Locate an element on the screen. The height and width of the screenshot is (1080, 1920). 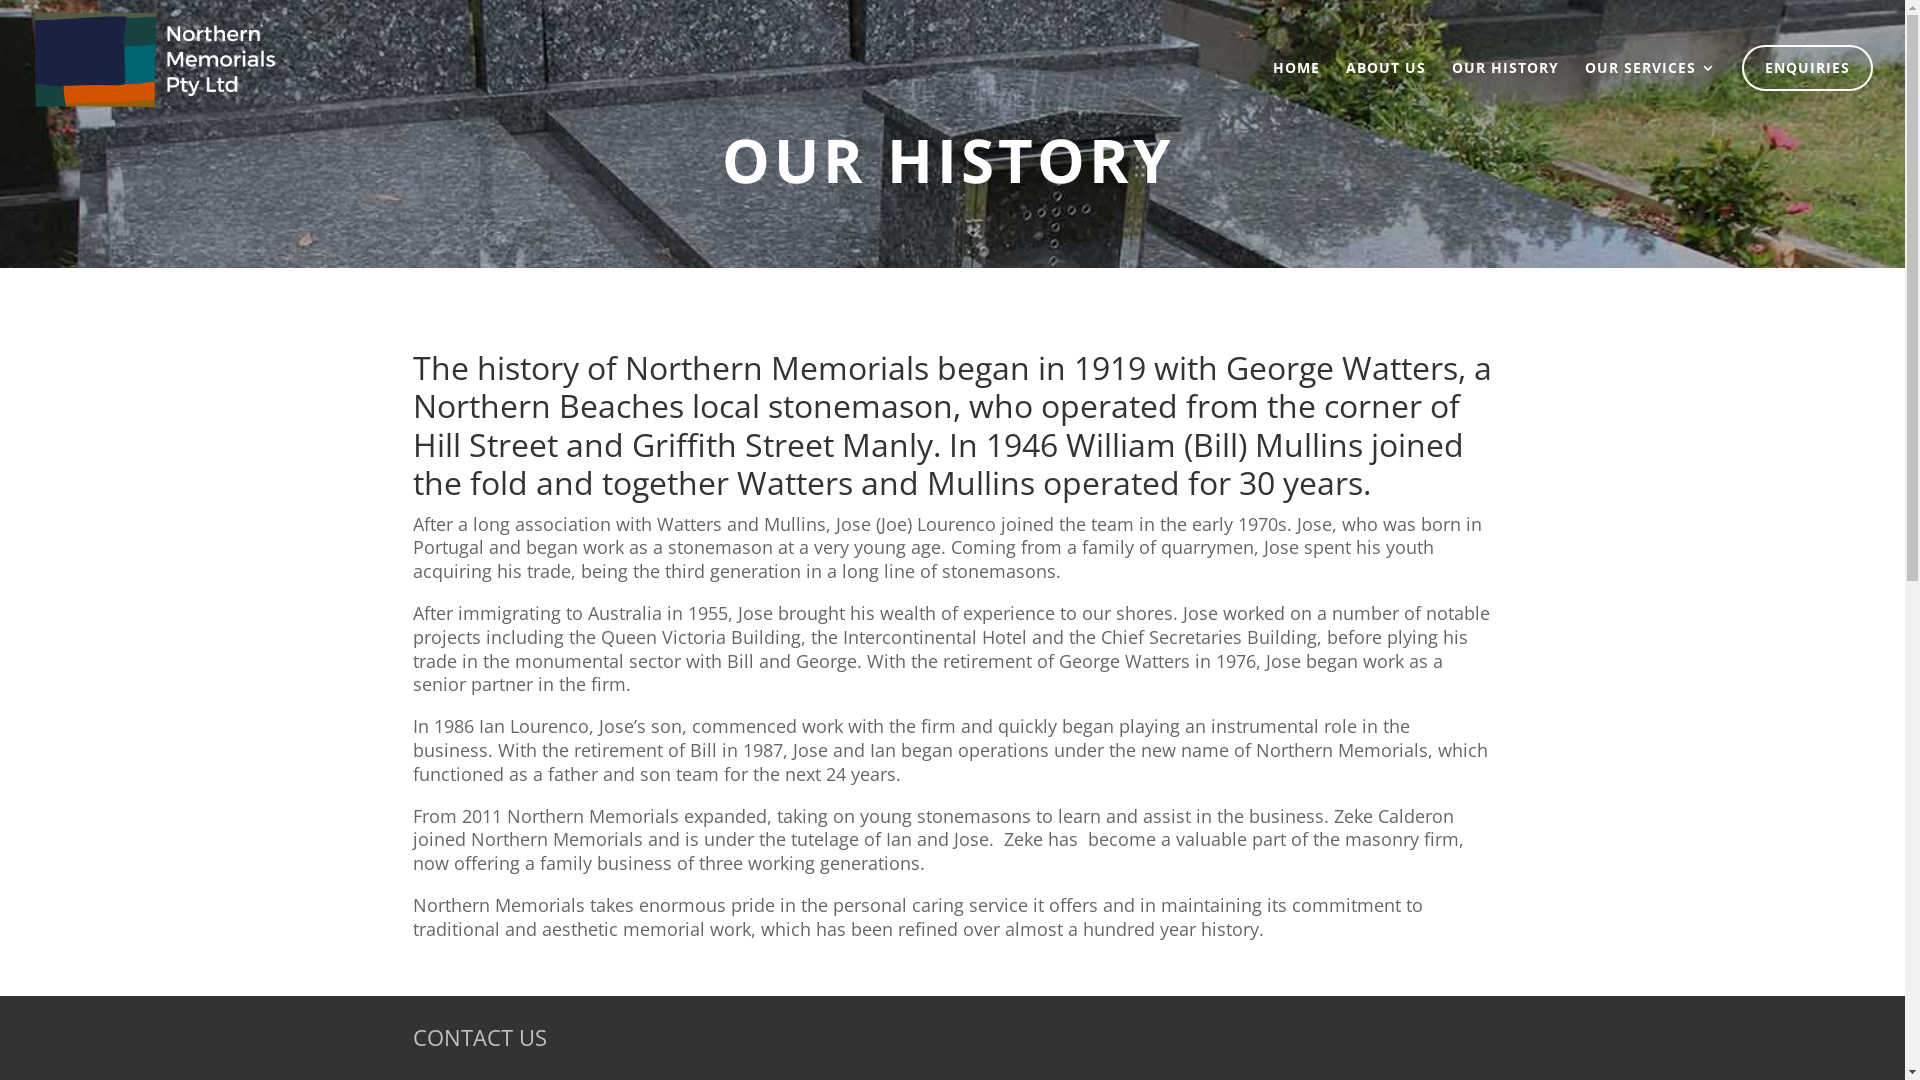
'HOME' is located at coordinates (1296, 90).